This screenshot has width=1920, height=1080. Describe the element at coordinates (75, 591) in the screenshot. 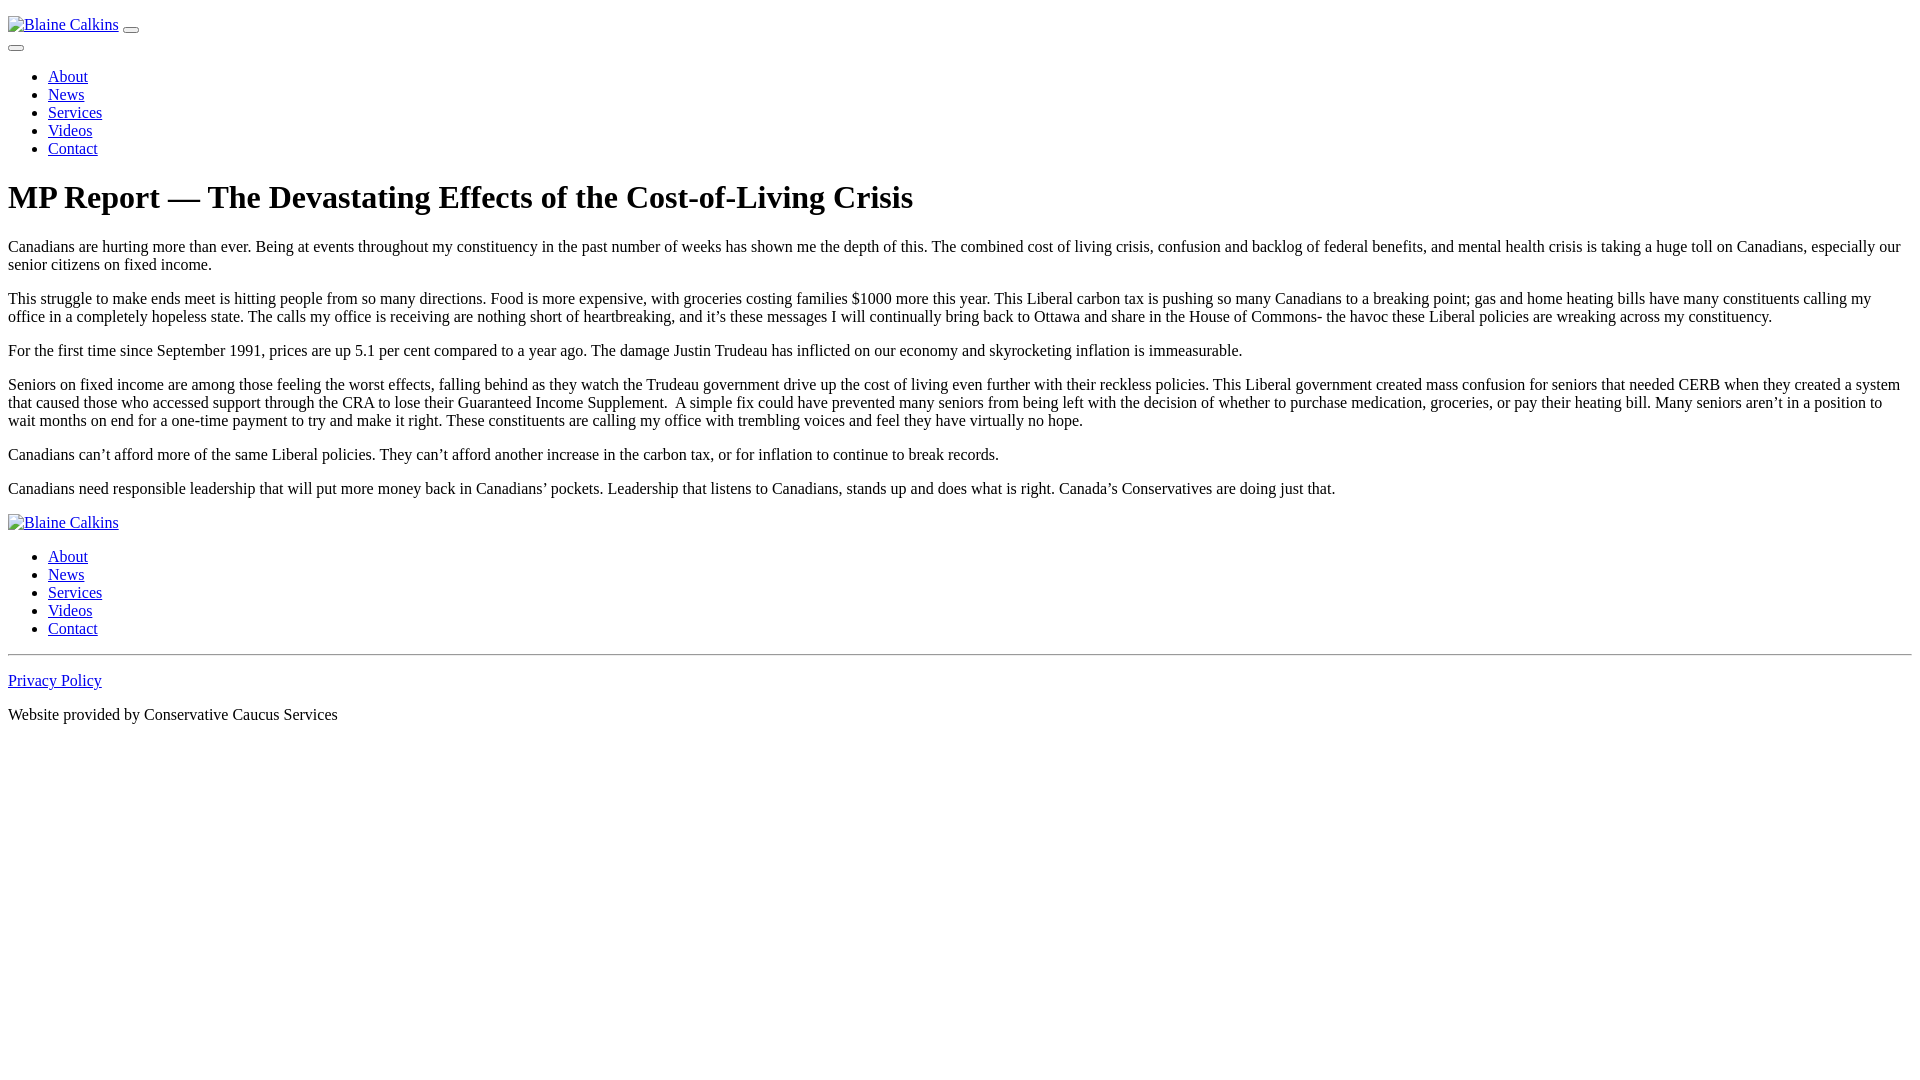

I see `'Services'` at that location.